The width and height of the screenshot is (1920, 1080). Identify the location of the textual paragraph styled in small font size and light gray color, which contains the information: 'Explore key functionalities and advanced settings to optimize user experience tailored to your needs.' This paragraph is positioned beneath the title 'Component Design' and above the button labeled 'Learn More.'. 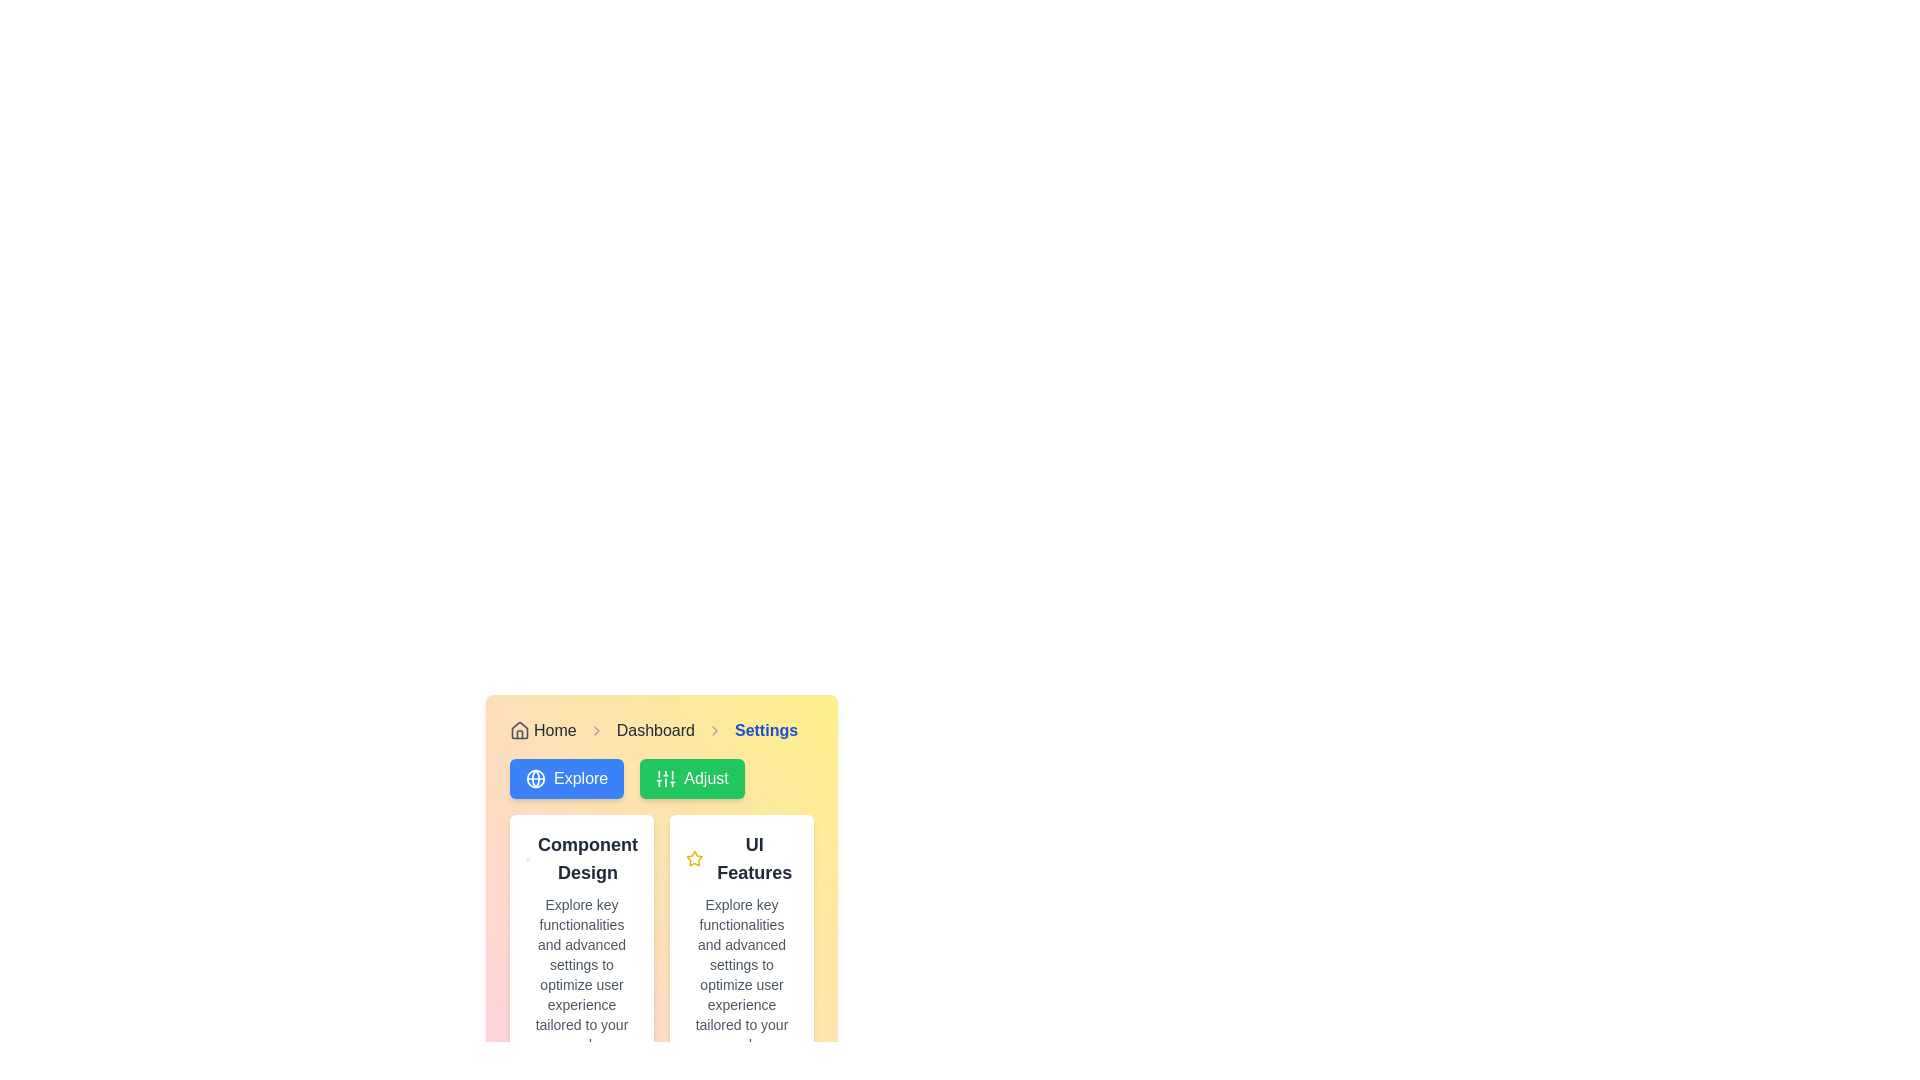
(580, 974).